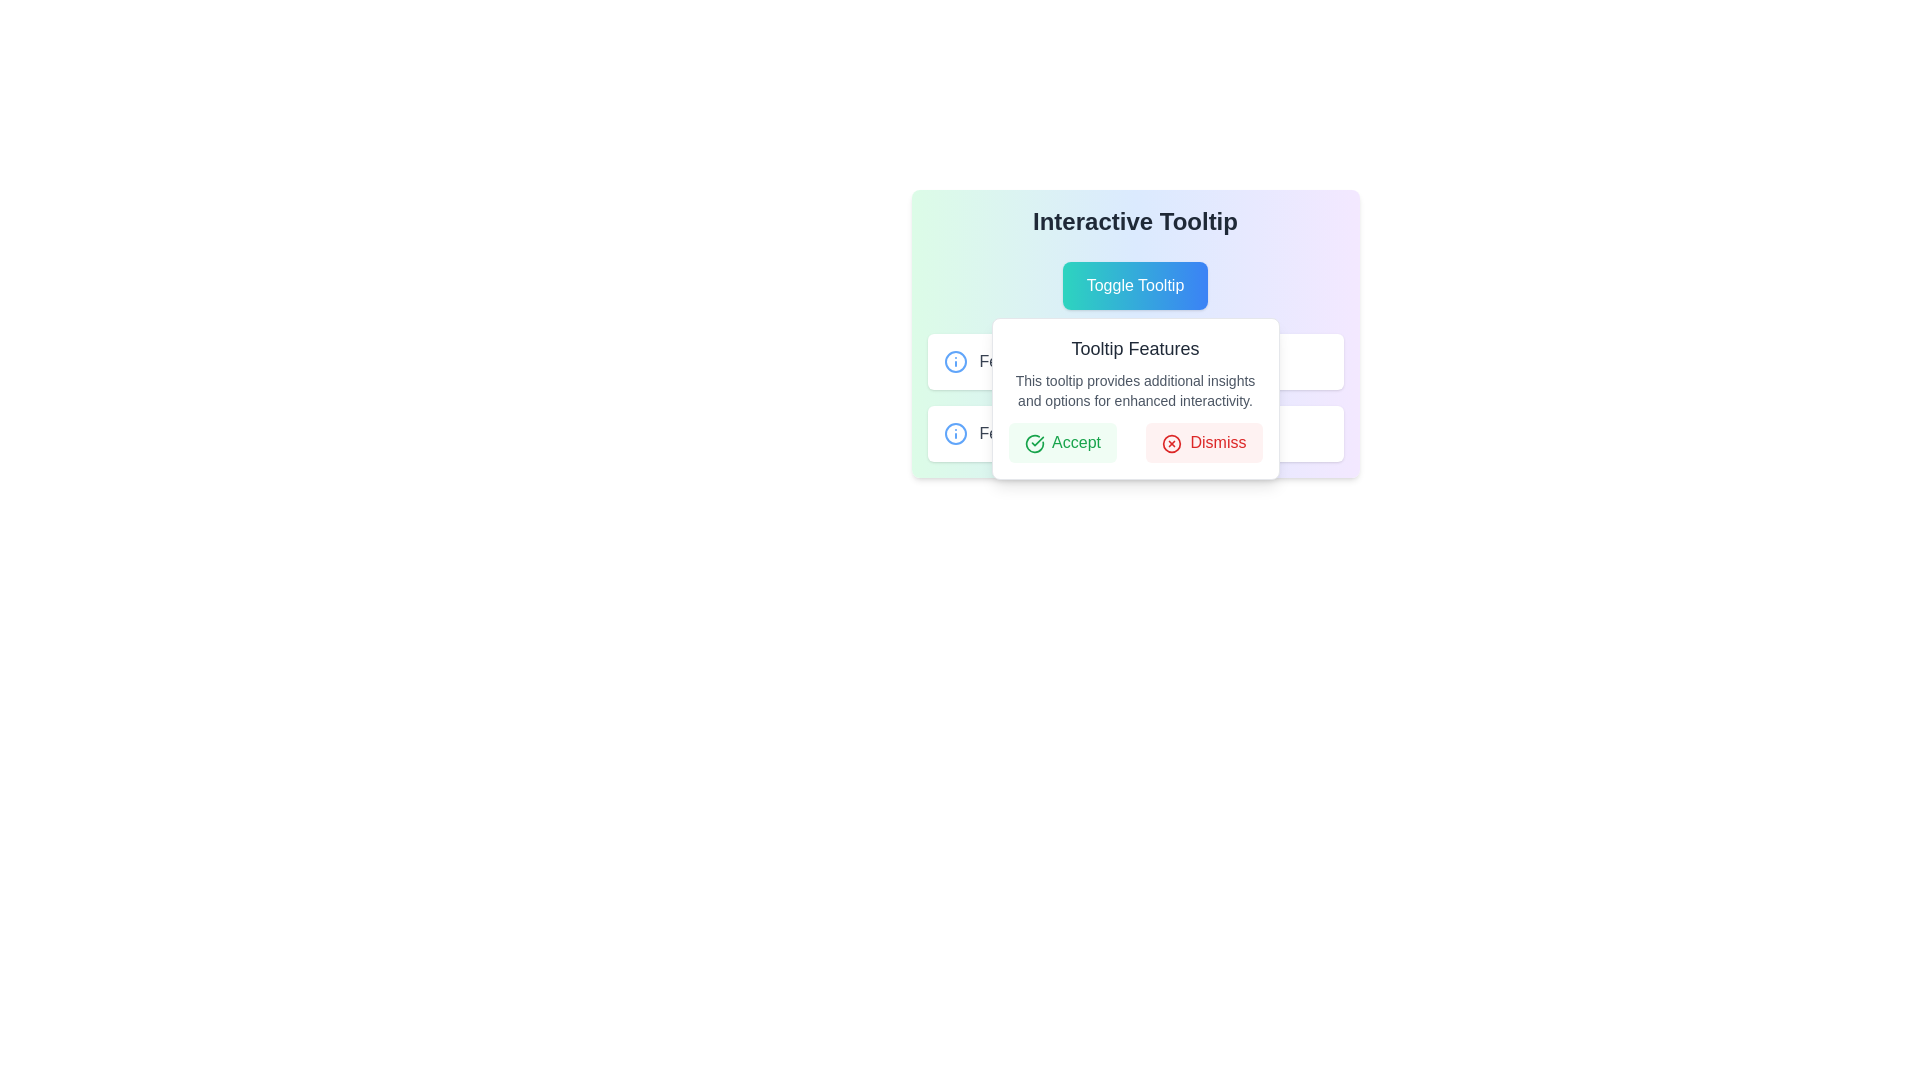 The width and height of the screenshot is (1920, 1080). Describe the element at coordinates (1135, 285) in the screenshot. I see `the 'Toggle Tooltip' button, which is a rectangular button with a teal to blue gradient, white centered text, rounded corners, and shadow effects, located below 'Interactive Tooltip'` at that location.